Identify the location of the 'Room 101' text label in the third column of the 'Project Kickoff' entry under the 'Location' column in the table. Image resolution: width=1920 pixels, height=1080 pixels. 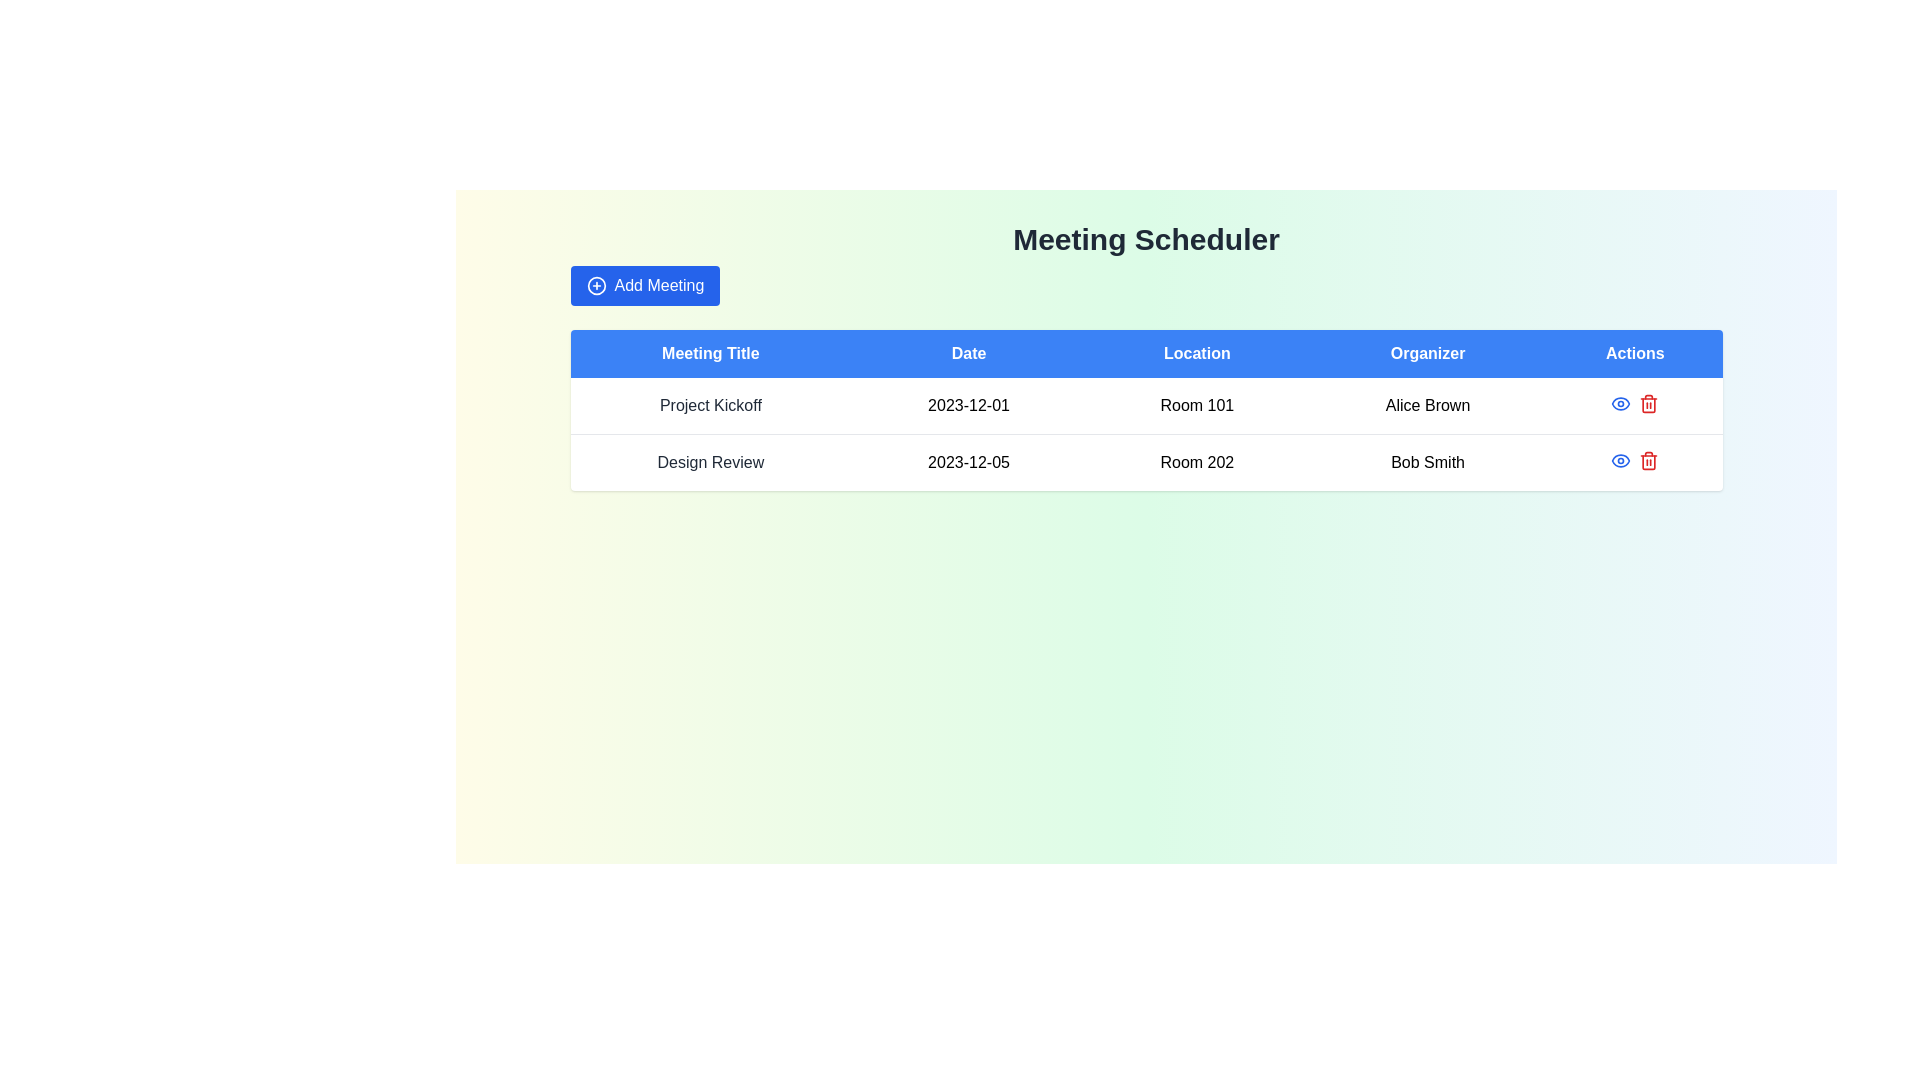
(1197, 405).